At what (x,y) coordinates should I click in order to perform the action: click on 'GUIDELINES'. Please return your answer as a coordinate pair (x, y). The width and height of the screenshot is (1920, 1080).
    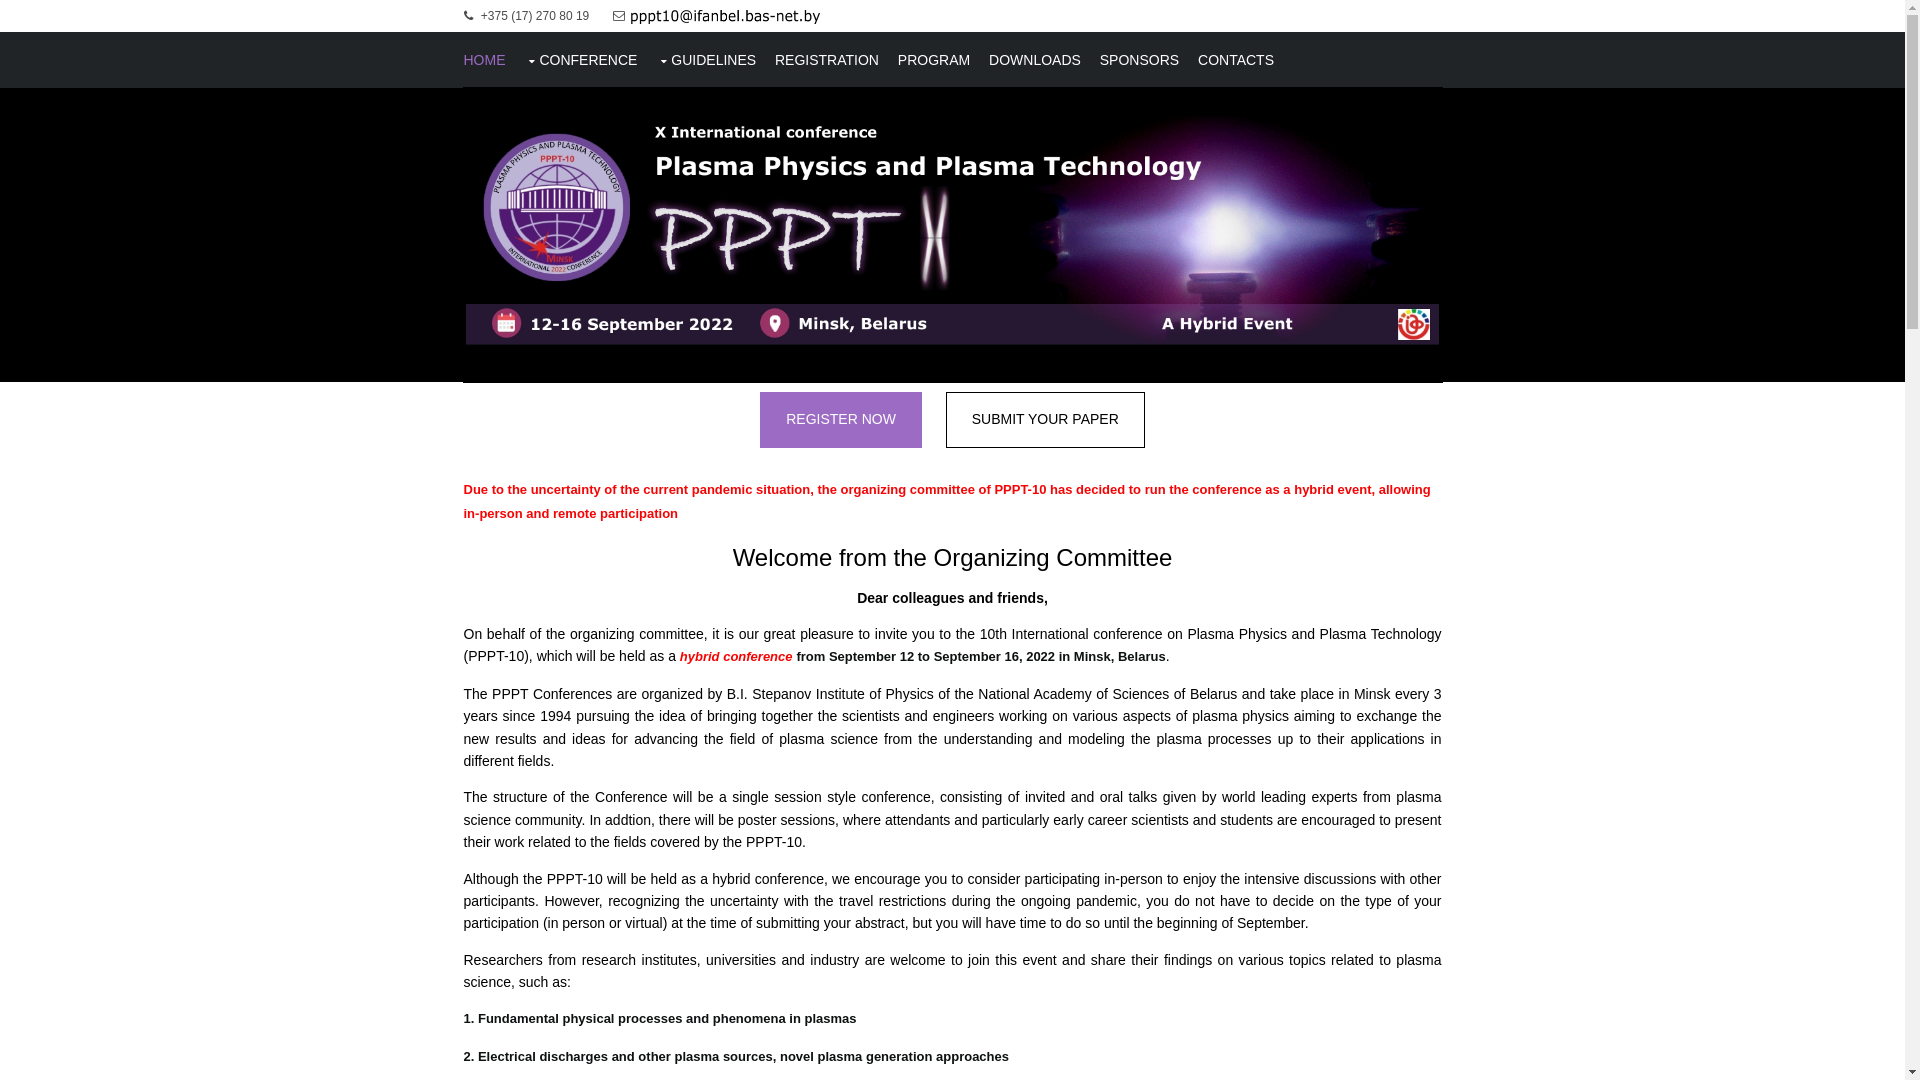
    Looking at the image, I should click on (656, 59).